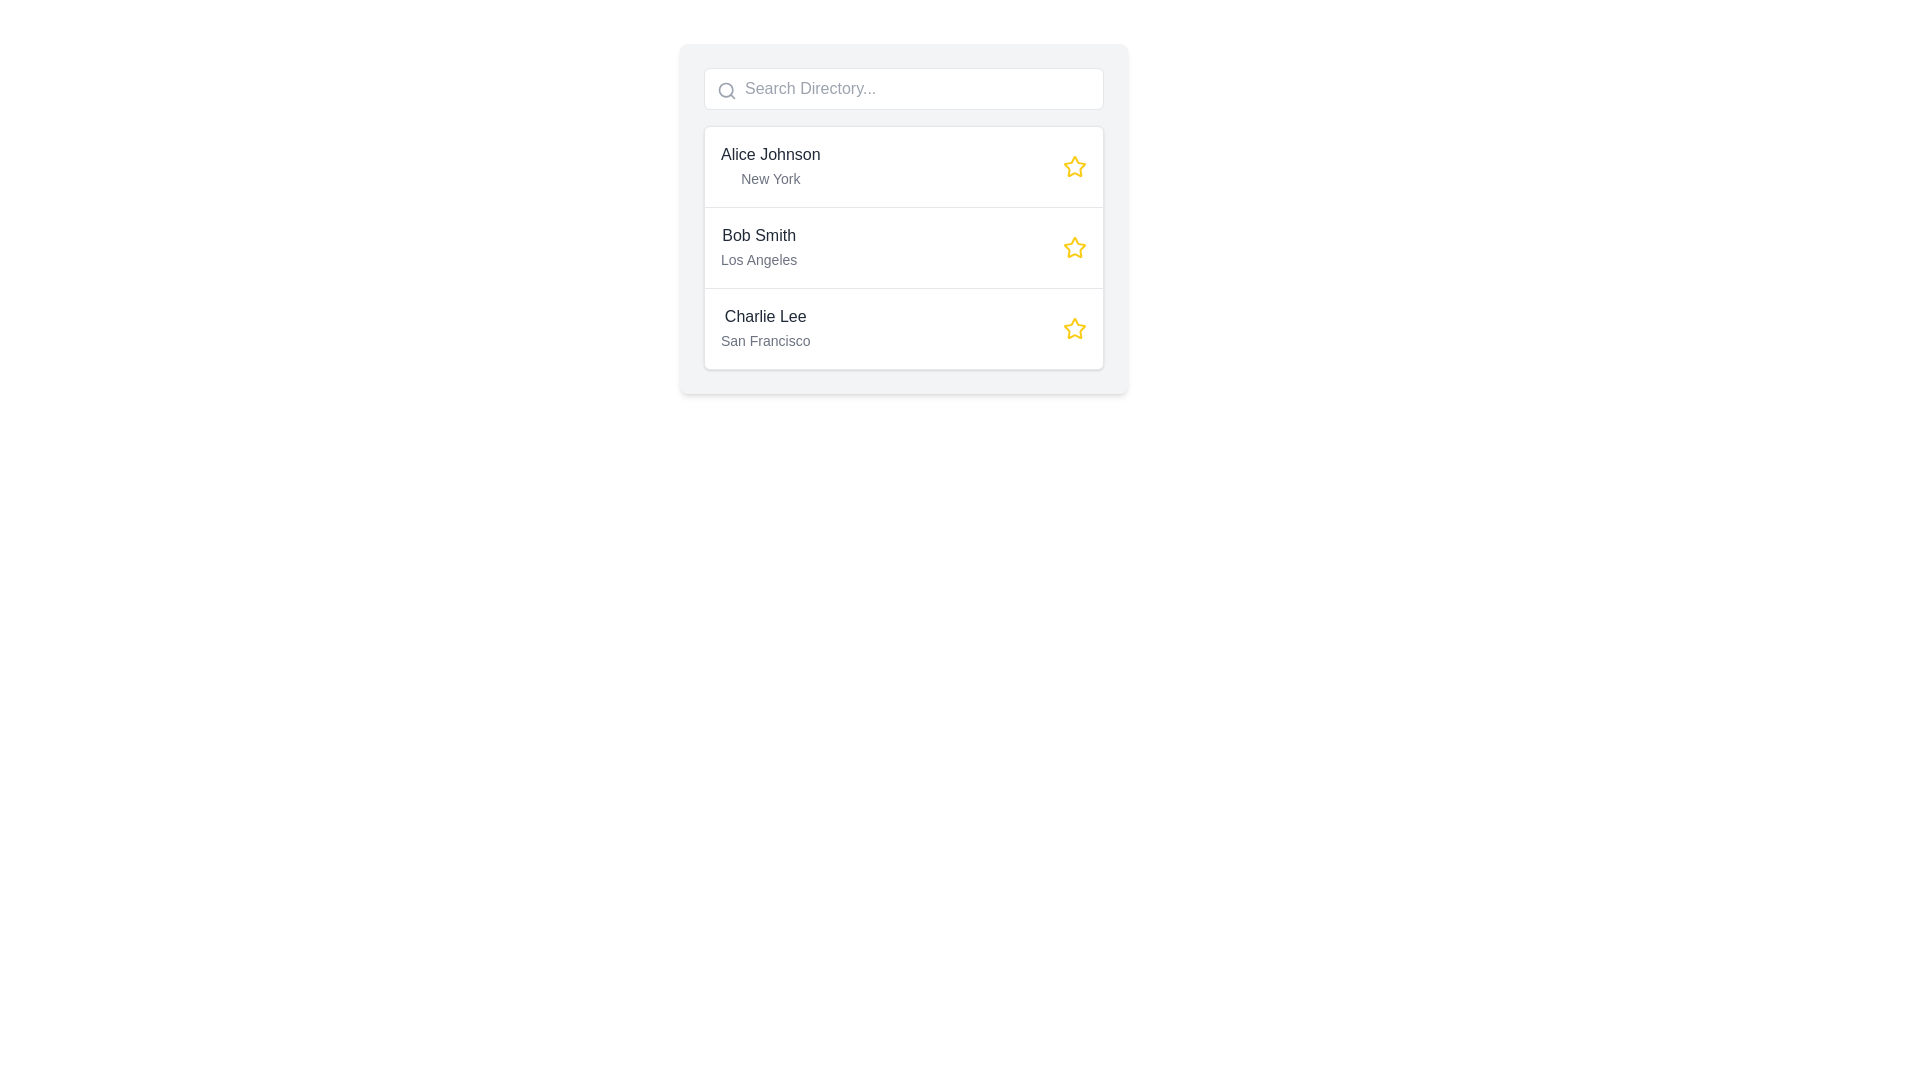  Describe the element at coordinates (1074, 246) in the screenshot. I see `the star icon with a yellow outline located near 'Bob Smith' and 'Los Angeles'` at that location.